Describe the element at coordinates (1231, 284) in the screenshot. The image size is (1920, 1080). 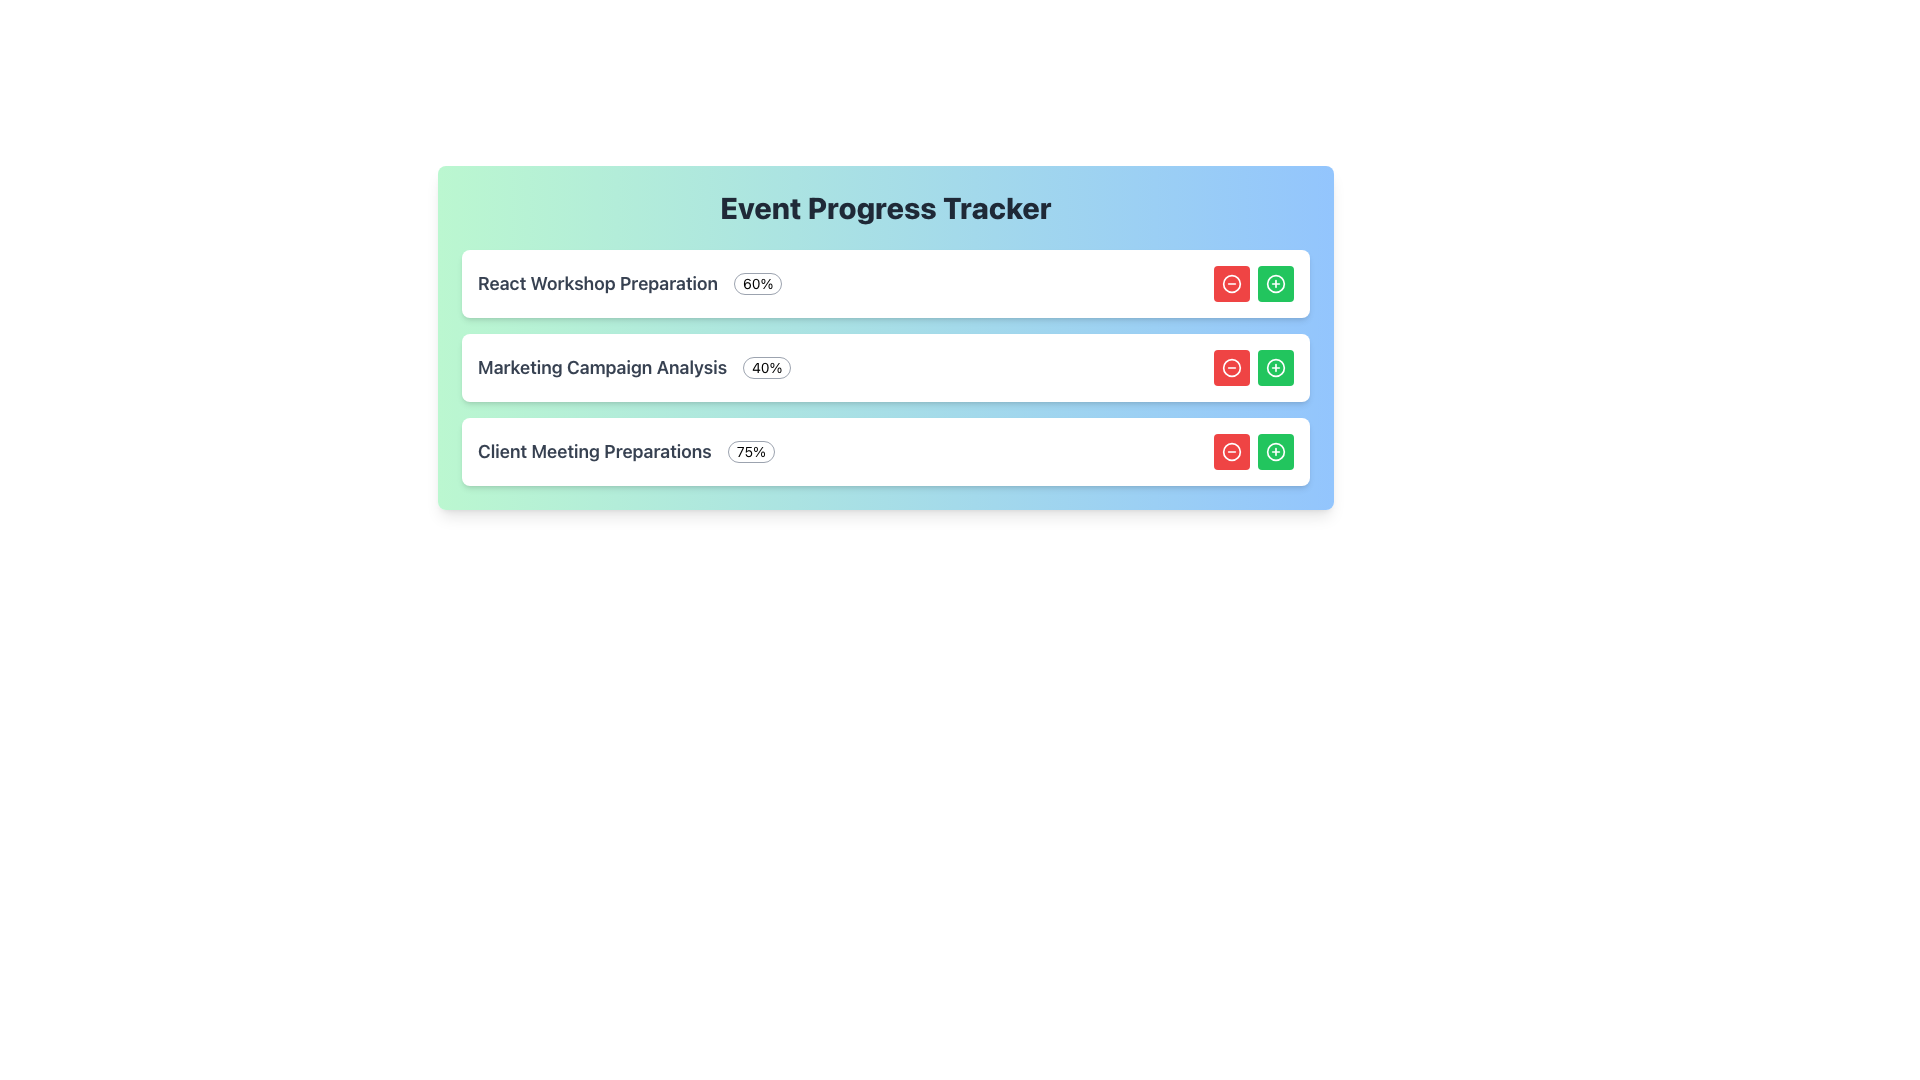
I see `the red 'remove' icon located on the far right side of the 'React Workshop Preparation' row to potentially reveal a tooltip` at that location.